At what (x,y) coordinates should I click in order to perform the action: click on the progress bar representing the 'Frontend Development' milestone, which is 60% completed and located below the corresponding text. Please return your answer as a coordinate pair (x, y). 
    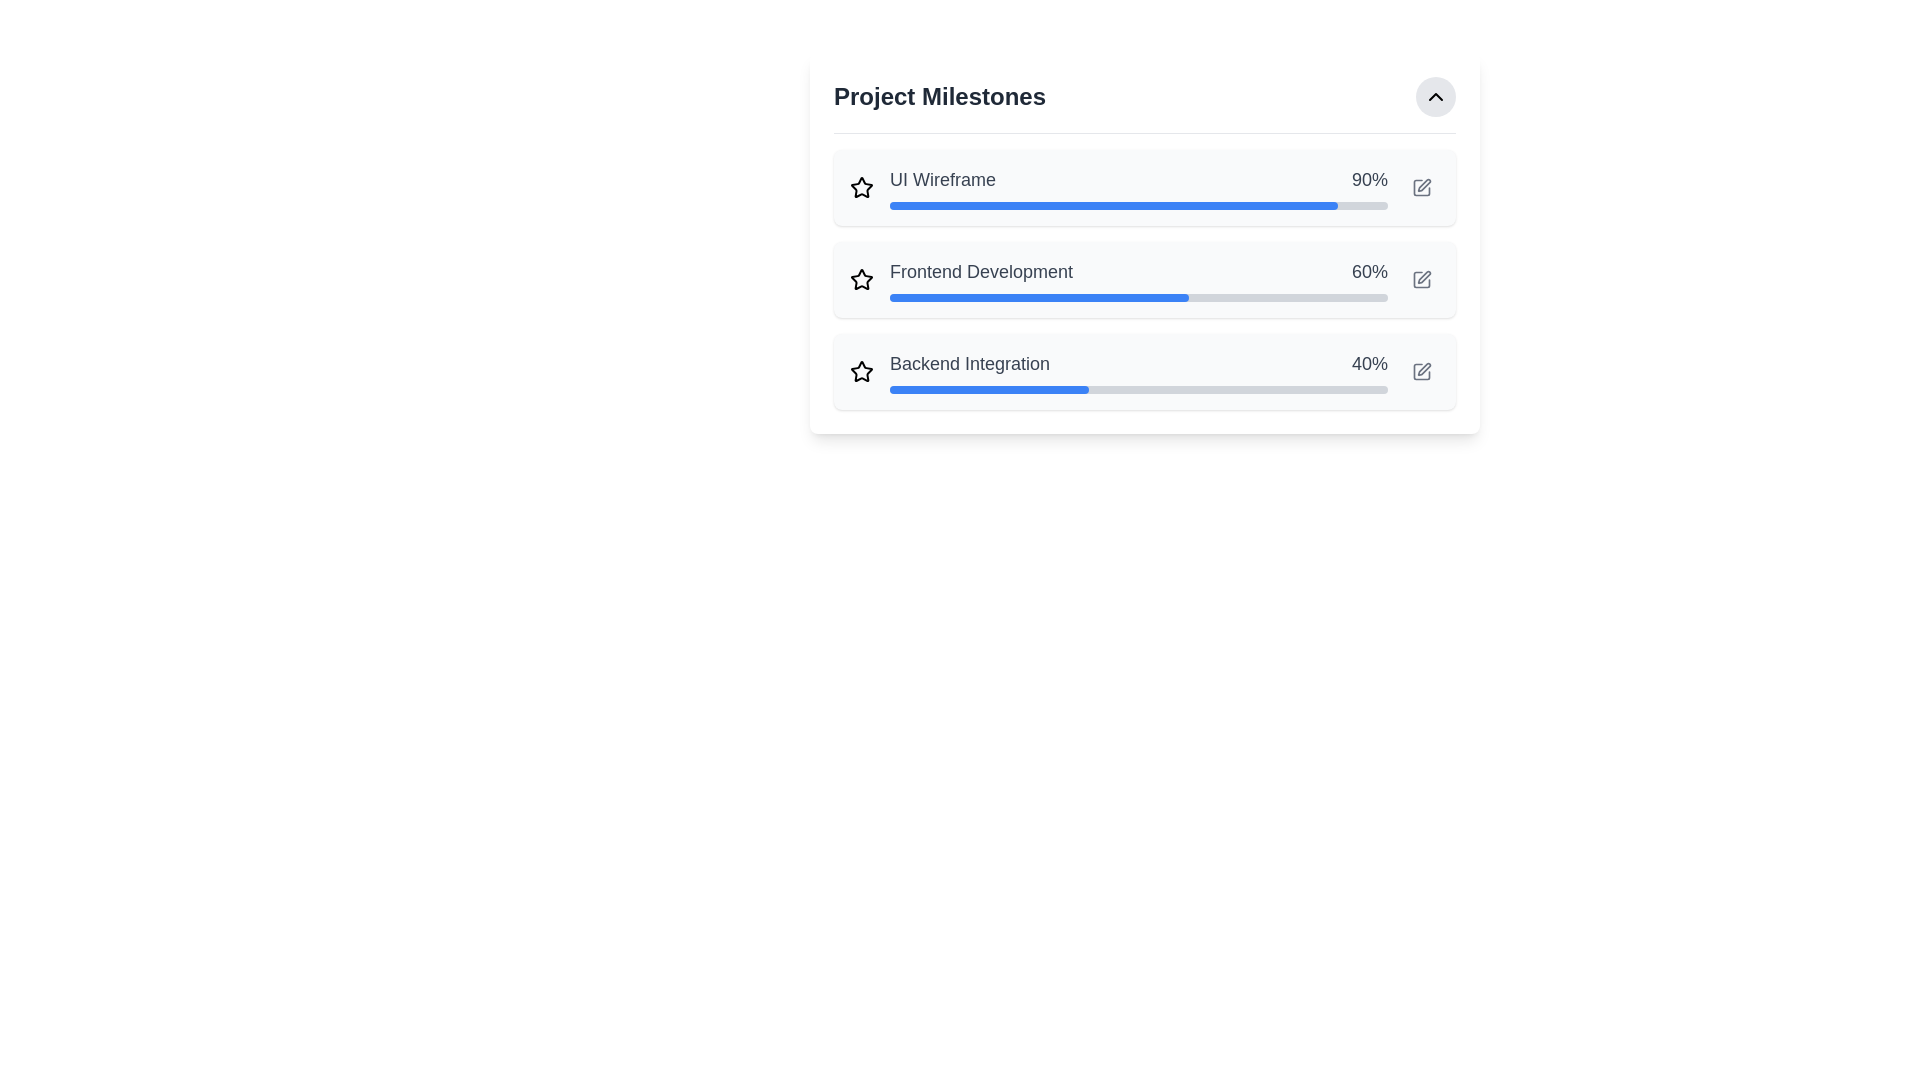
    Looking at the image, I should click on (1138, 297).